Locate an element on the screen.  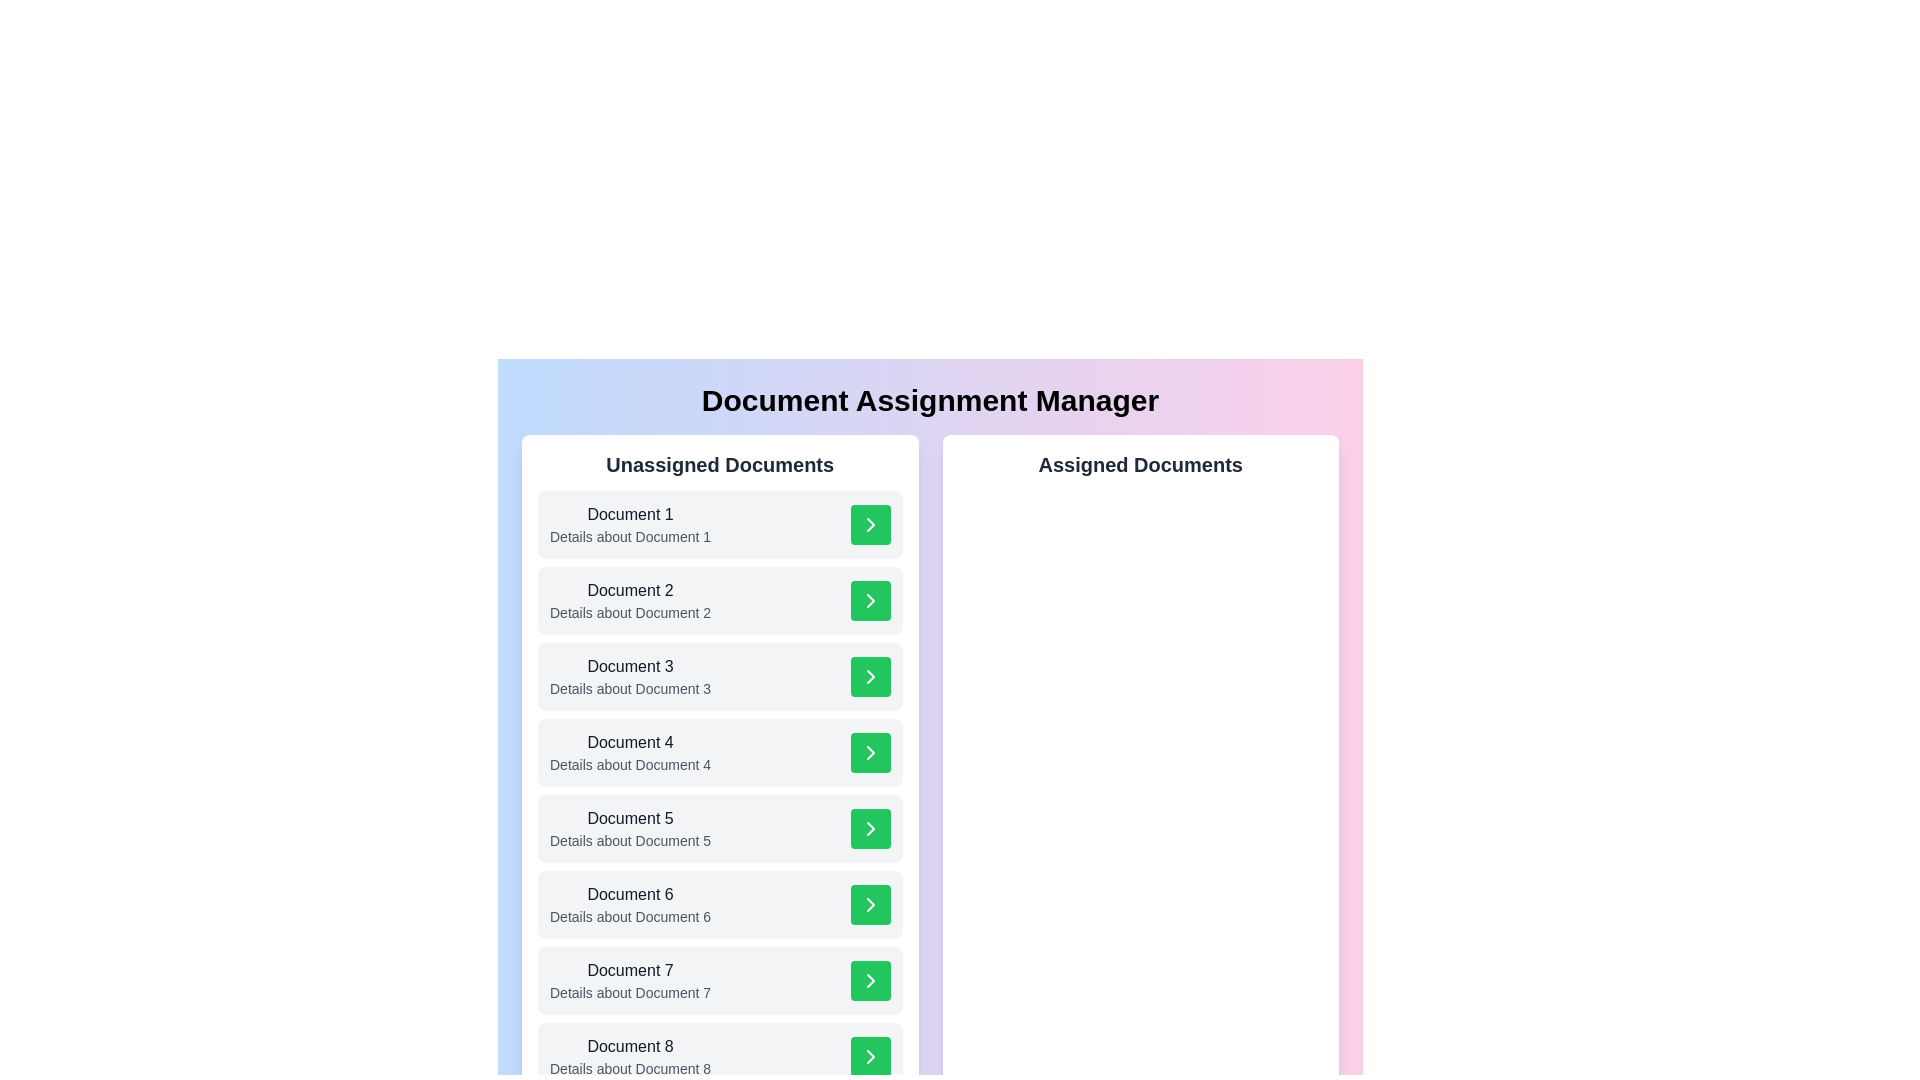
the right-pointing chevron icon within the green button corresponding to the 'Document 6' entry in the 'Unassigned Documents' section is located at coordinates (870, 905).